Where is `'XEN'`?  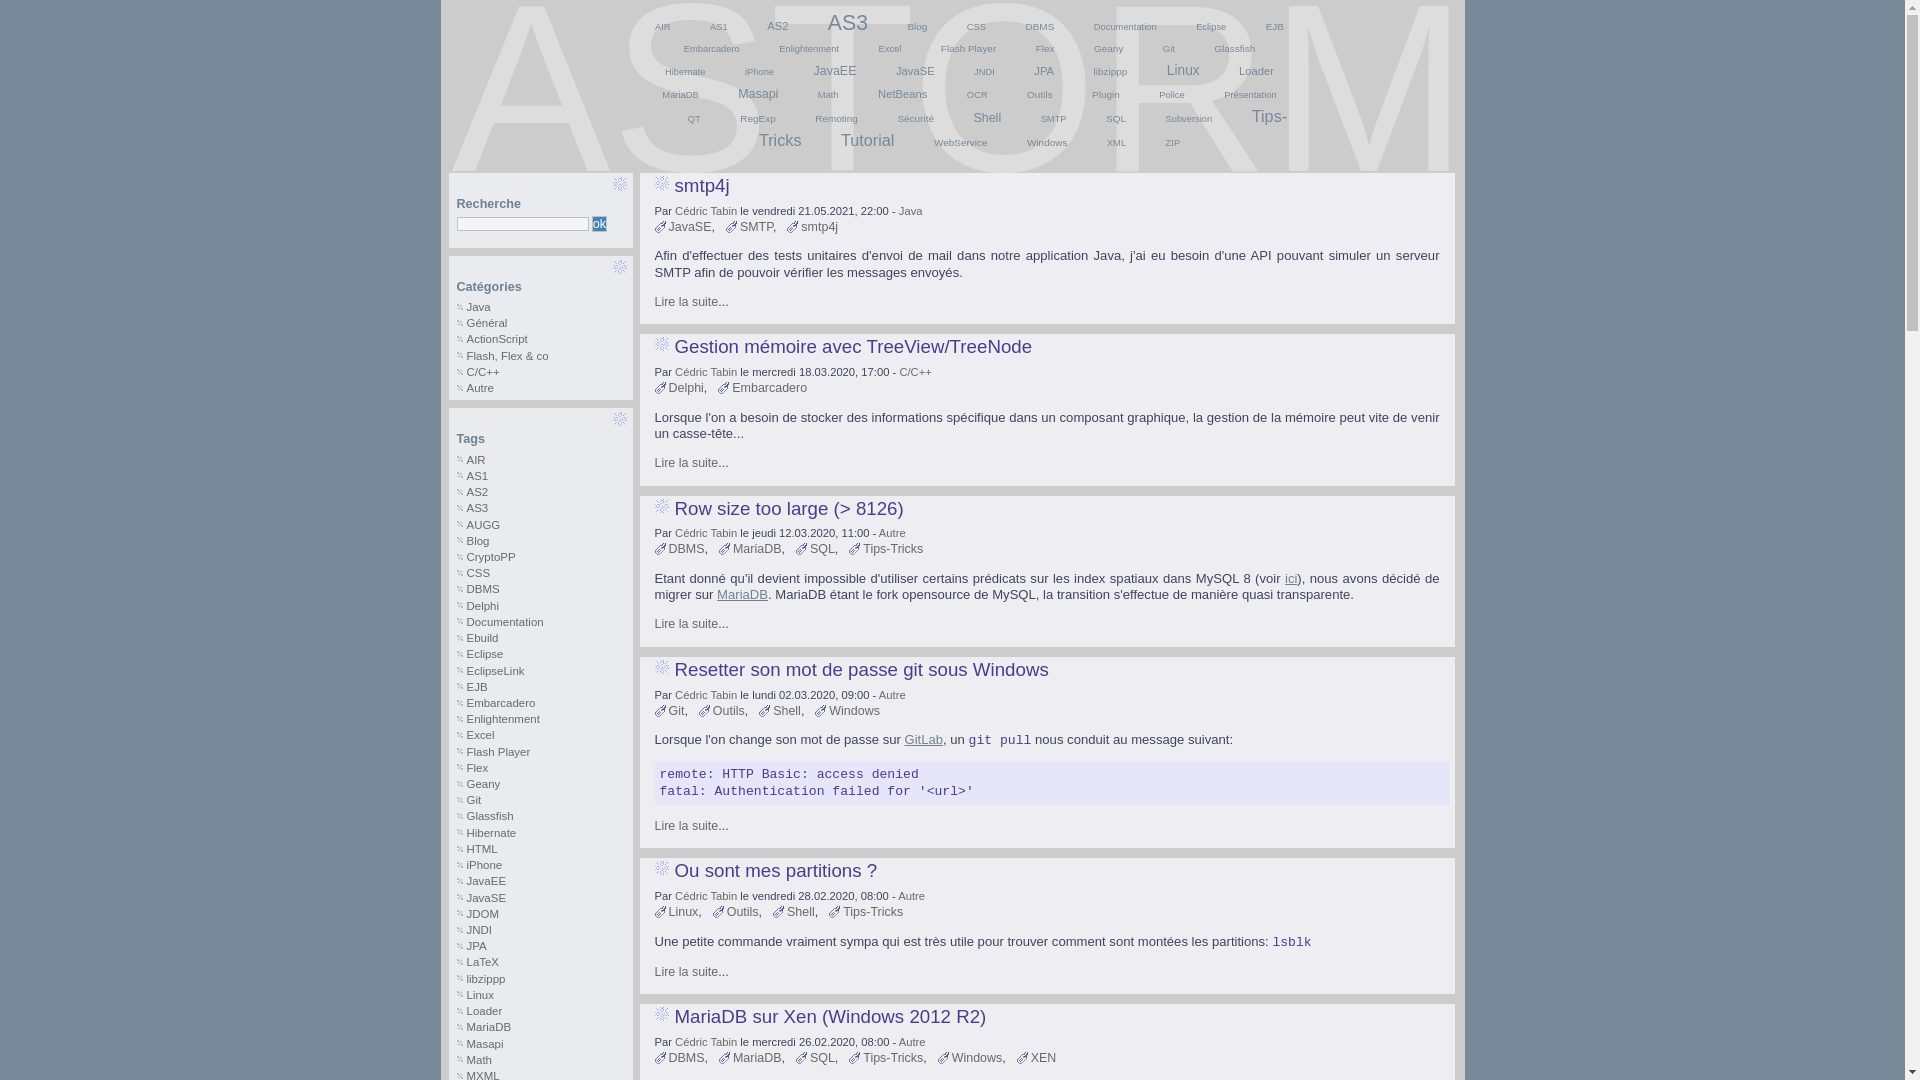 'XEN' is located at coordinates (1042, 1056).